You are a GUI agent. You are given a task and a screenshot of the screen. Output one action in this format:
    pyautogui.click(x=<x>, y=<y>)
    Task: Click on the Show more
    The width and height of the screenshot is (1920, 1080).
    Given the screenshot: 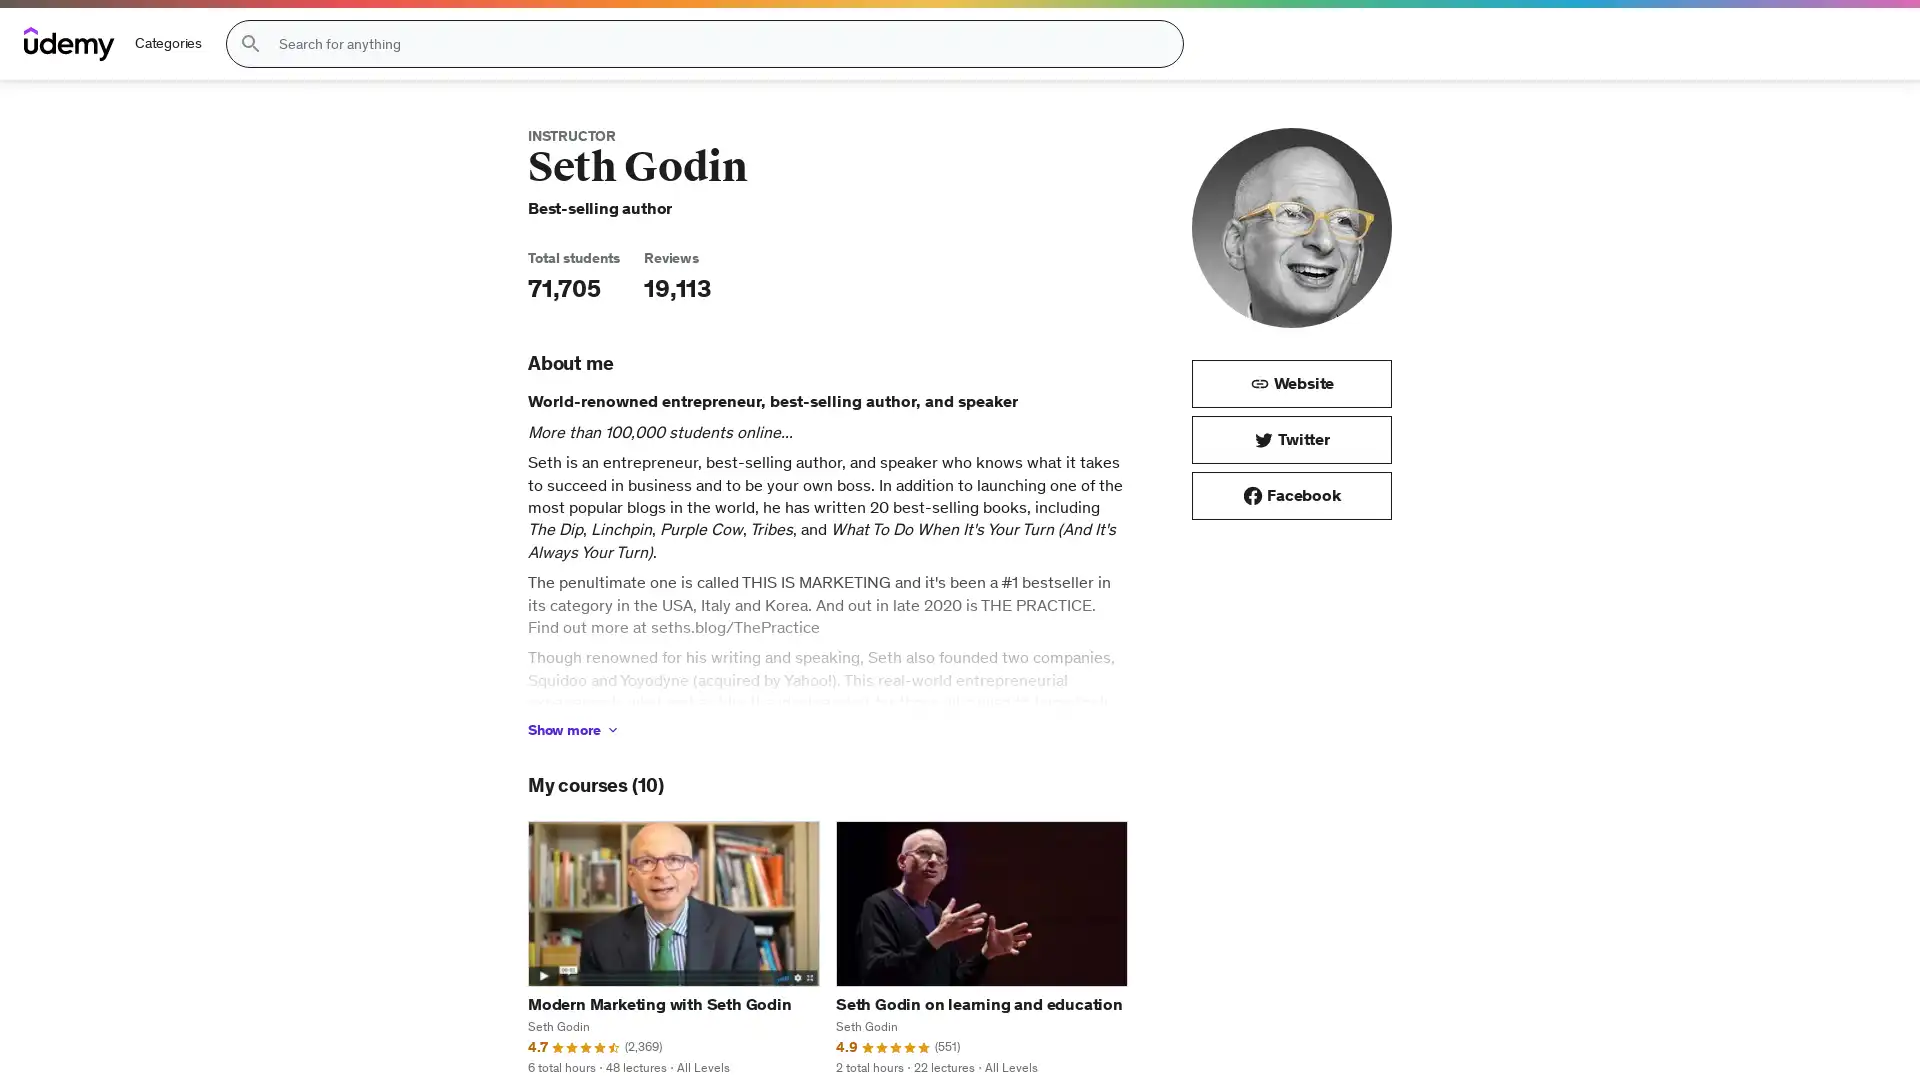 What is the action you would take?
    pyautogui.click(x=573, y=729)
    